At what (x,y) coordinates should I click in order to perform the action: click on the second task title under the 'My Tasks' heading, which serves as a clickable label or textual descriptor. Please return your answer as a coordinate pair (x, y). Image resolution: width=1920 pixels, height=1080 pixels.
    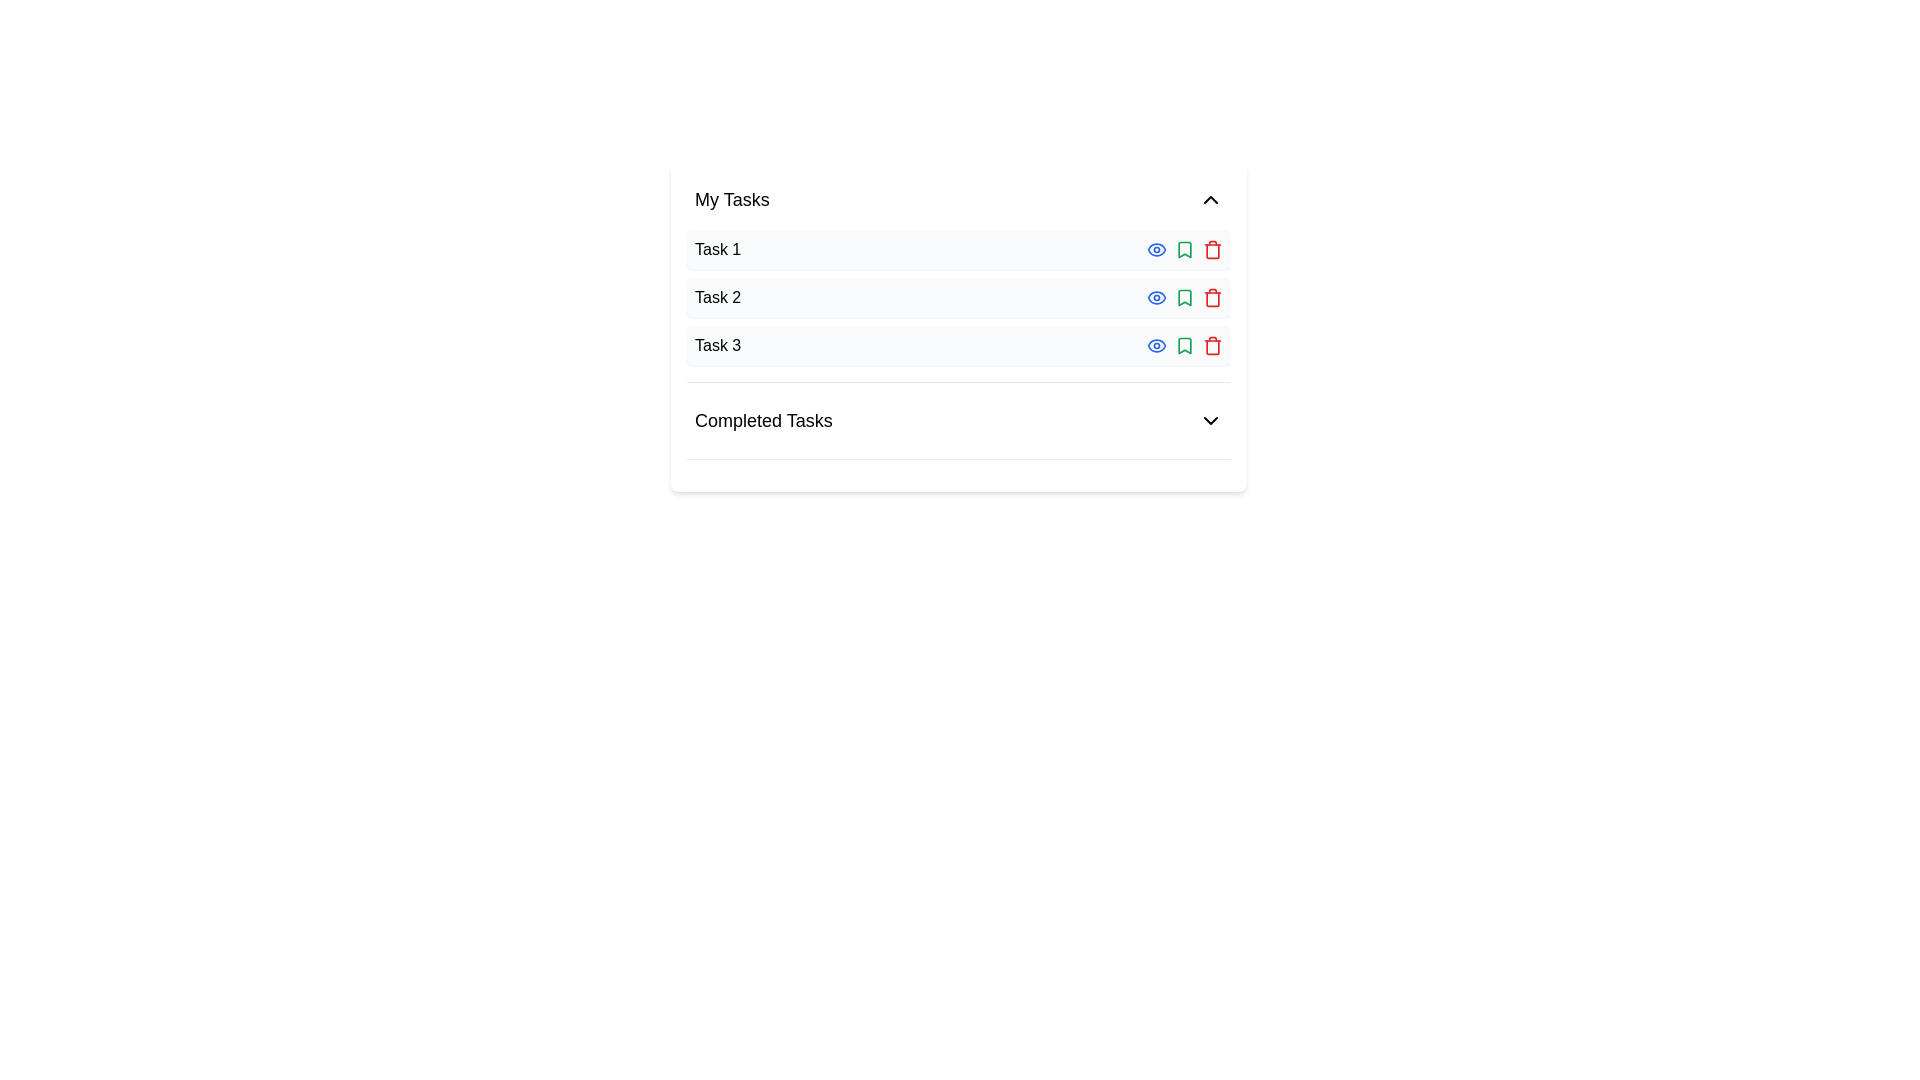
    Looking at the image, I should click on (718, 297).